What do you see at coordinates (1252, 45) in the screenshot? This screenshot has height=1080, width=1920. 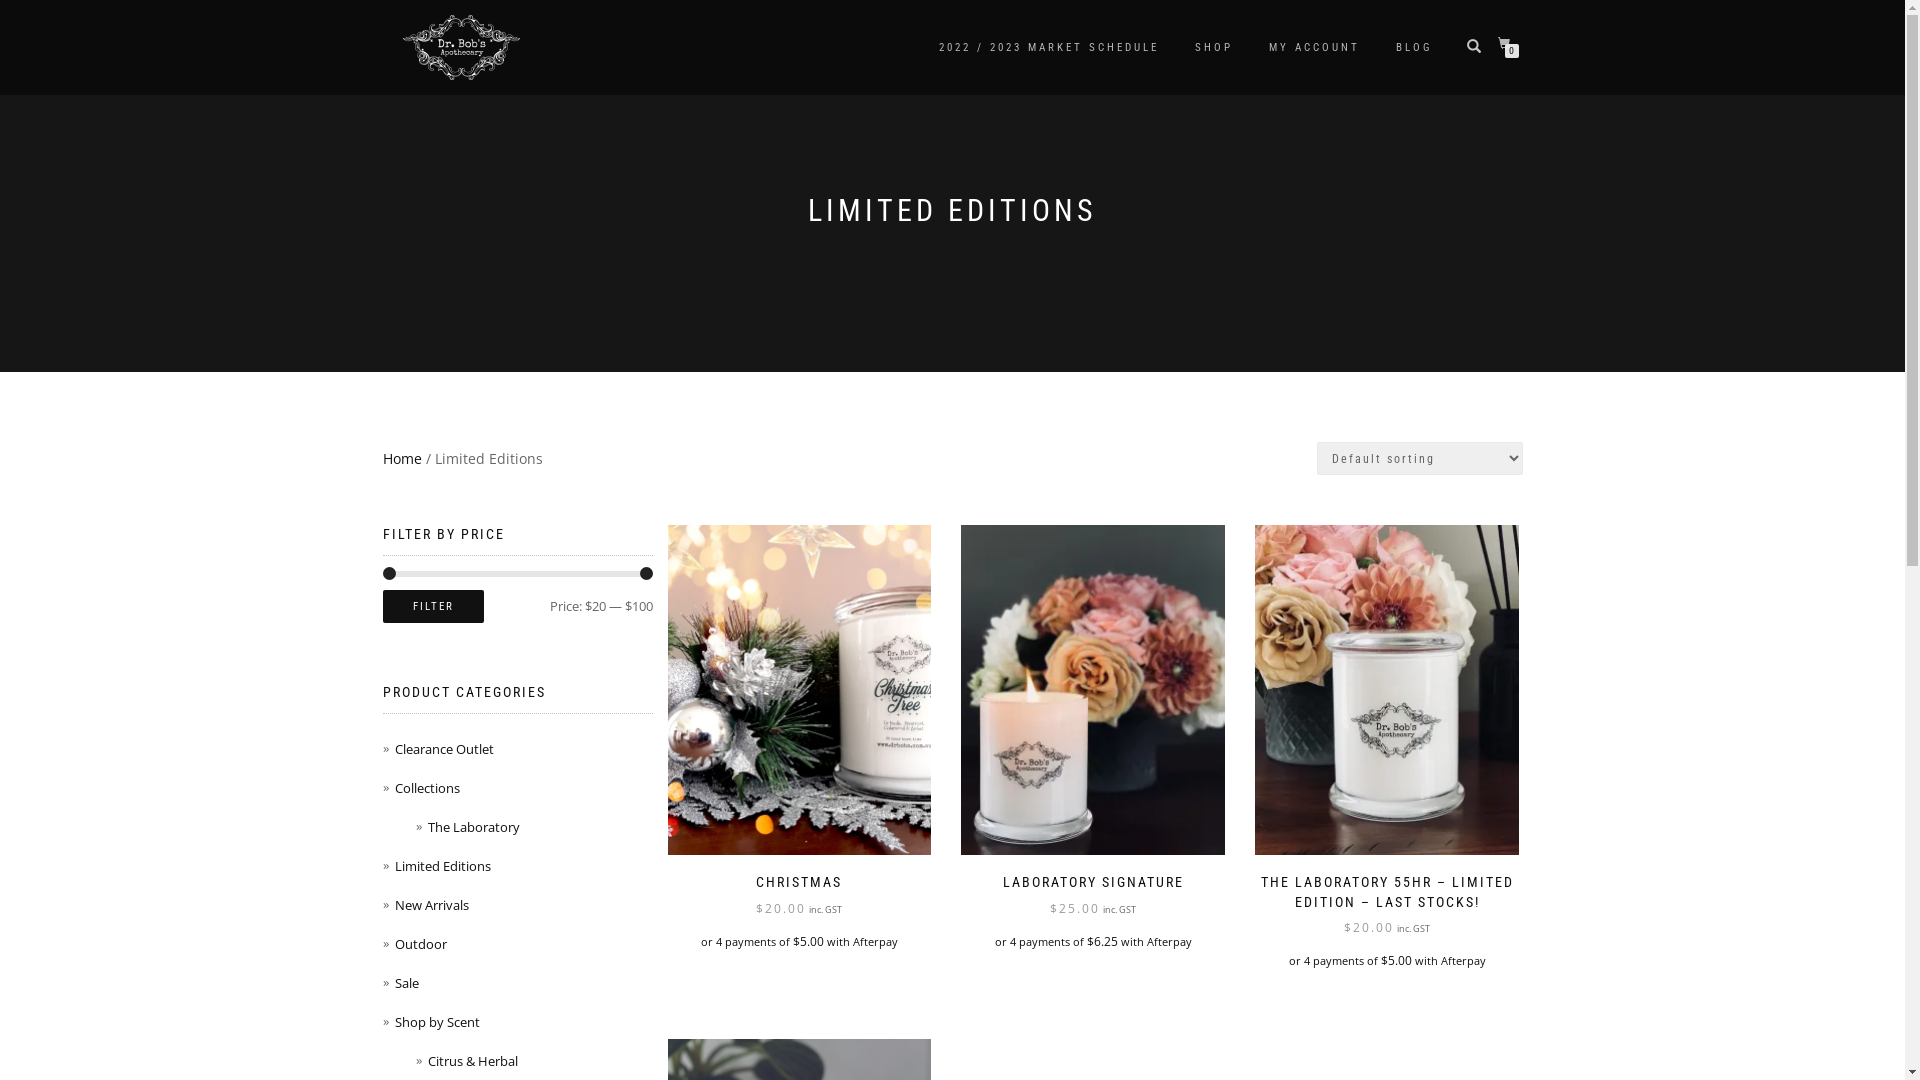 I see `'MY ACCOUNT'` at bounding box center [1252, 45].